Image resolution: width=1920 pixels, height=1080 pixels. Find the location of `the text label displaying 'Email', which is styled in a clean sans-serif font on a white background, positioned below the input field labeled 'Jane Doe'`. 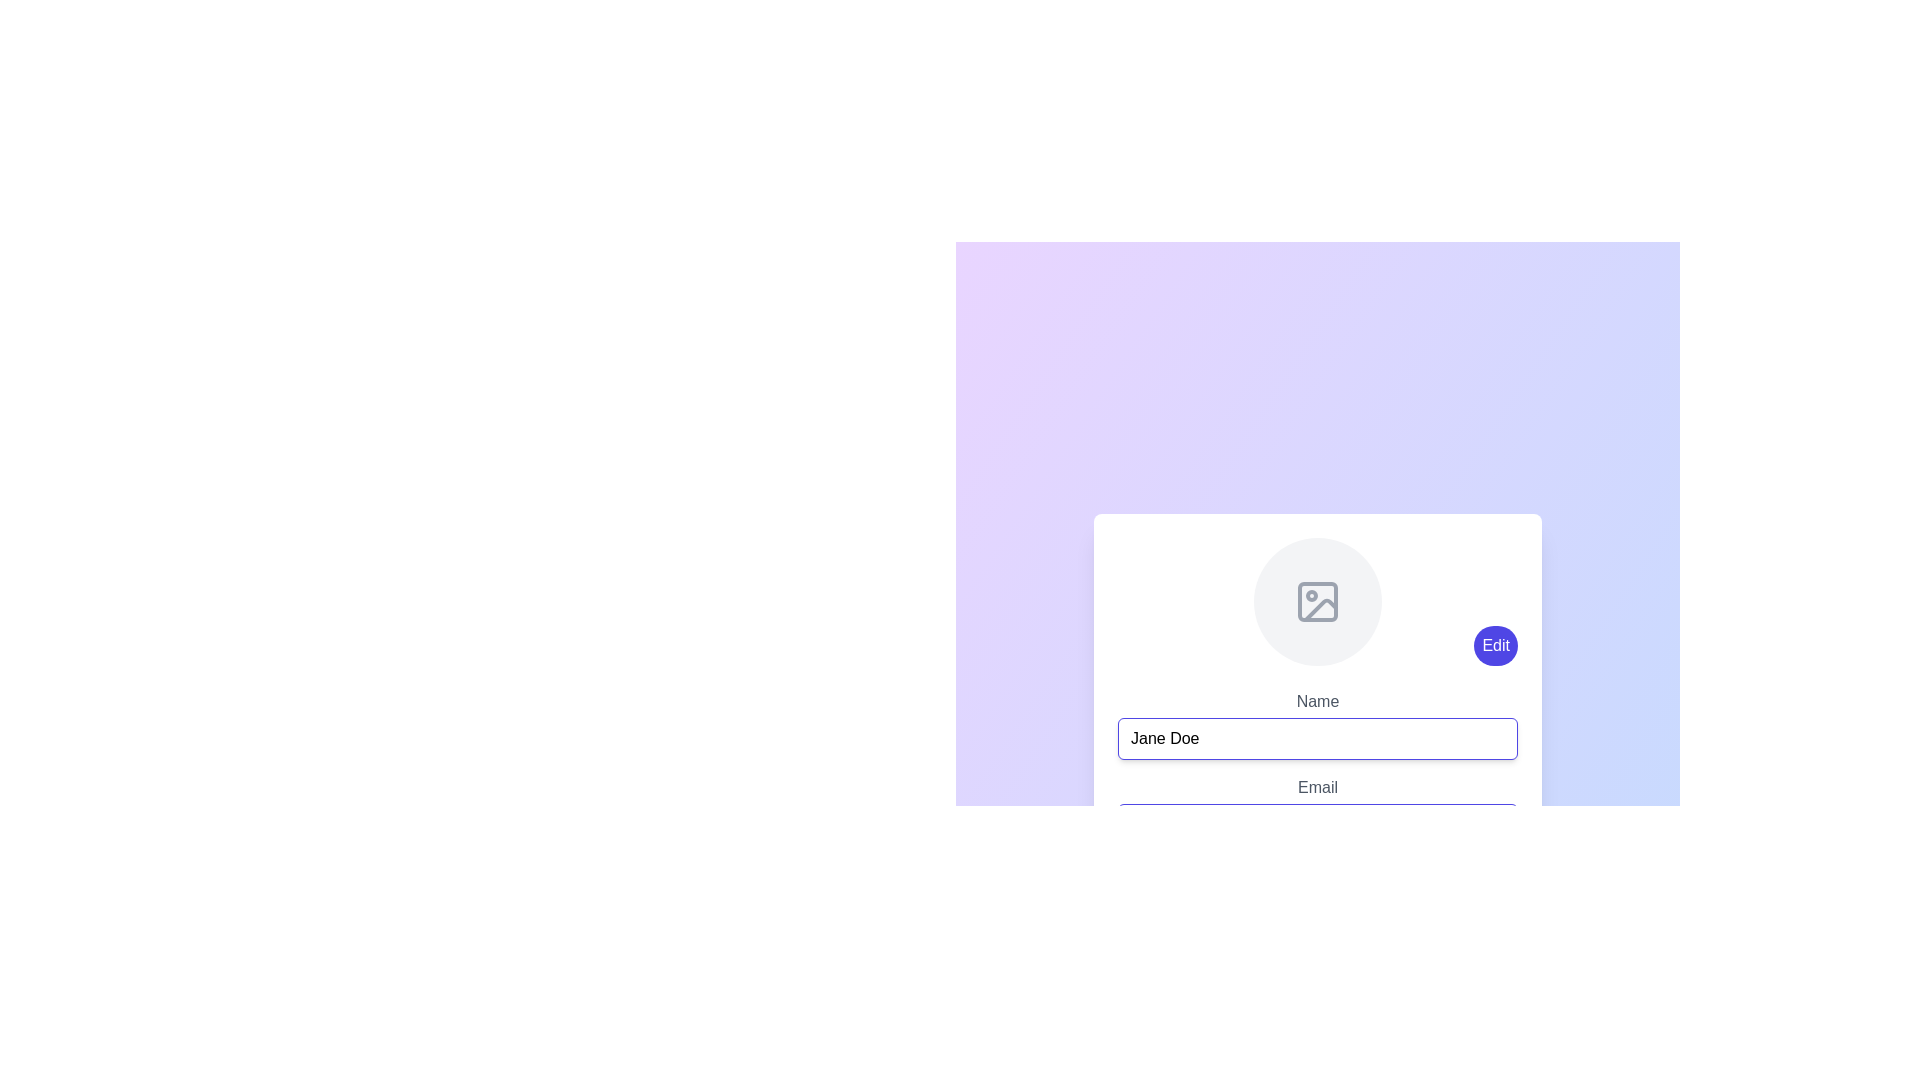

the text label displaying 'Email', which is styled in a clean sans-serif font on a white background, positioned below the input field labeled 'Jane Doe' is located at coordinates (1318, 786).